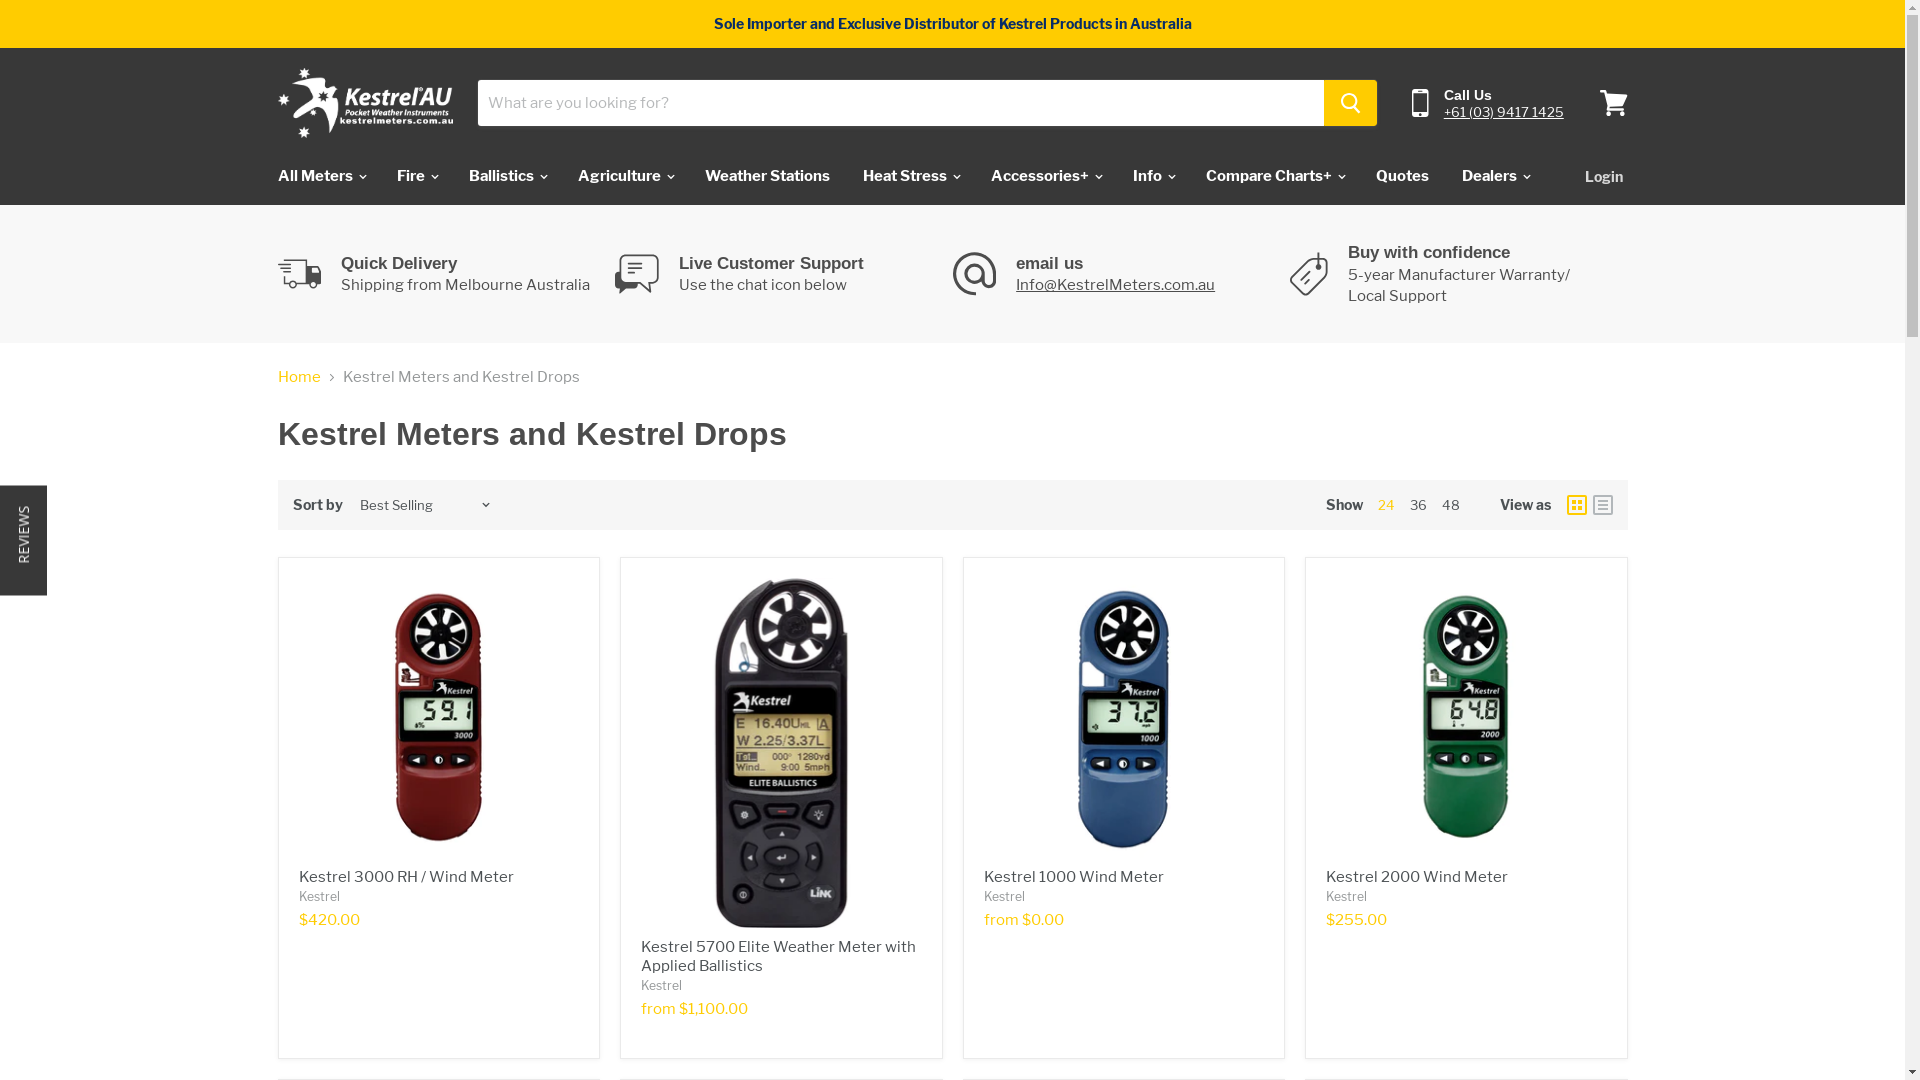  What do you see at coordinates (507, 175) in the screenshot?
I see `'Ballistics'` at bounding box center [507, 175].